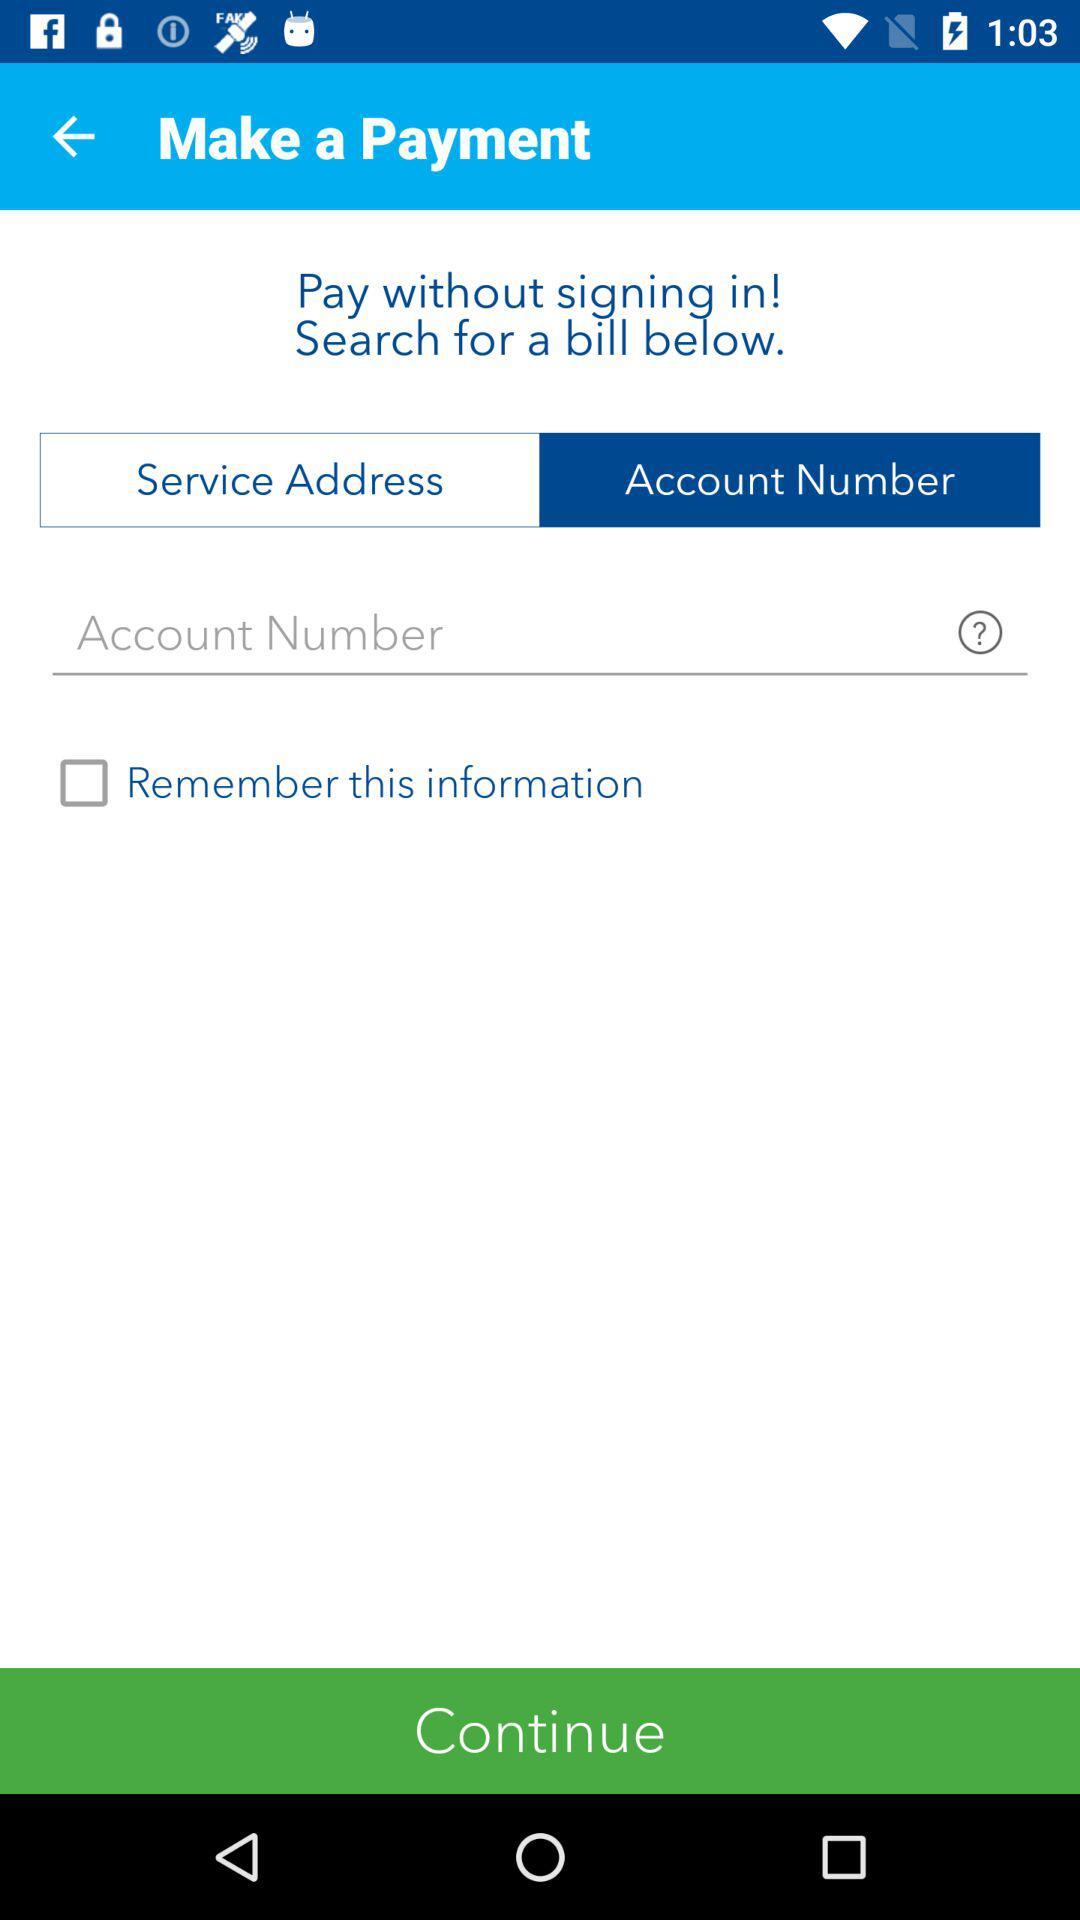  Describe the element at coordinates (289, 480) in the screenshot. I see `item next to account number item` at that location.